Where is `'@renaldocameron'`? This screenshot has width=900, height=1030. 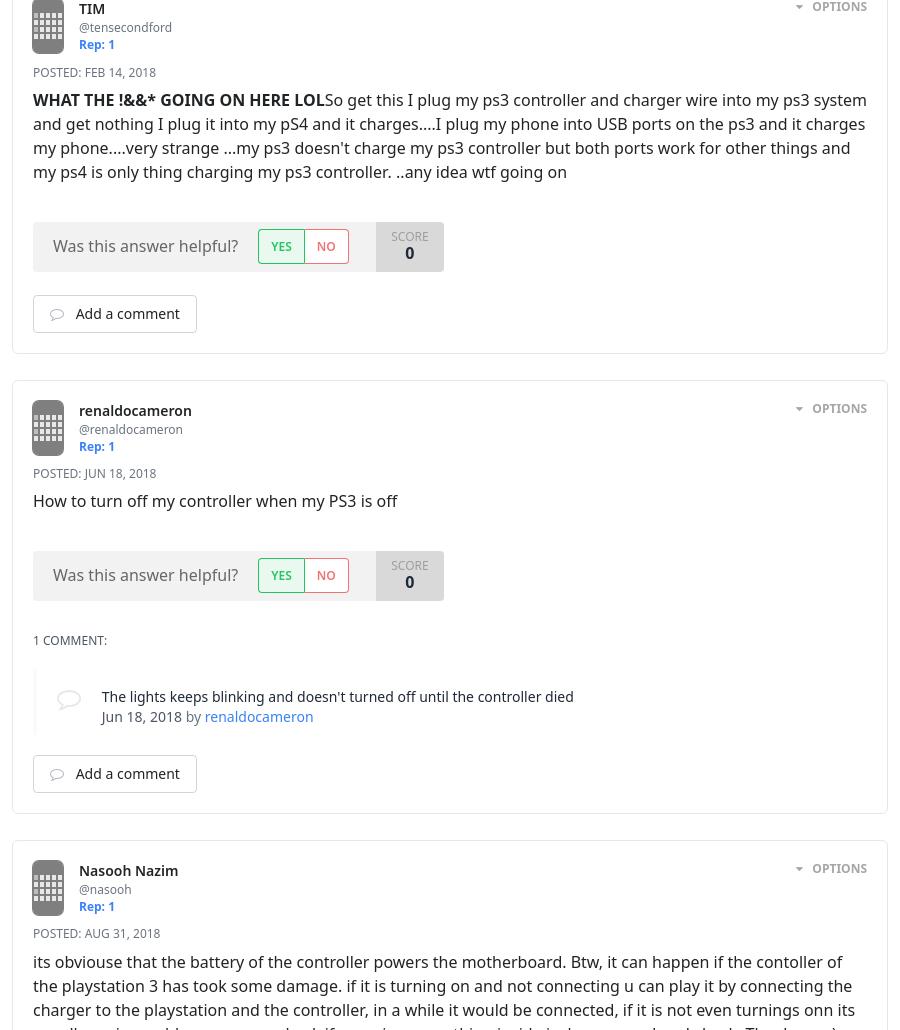
'@renaldocameron' is located at coordinates (78, 428).